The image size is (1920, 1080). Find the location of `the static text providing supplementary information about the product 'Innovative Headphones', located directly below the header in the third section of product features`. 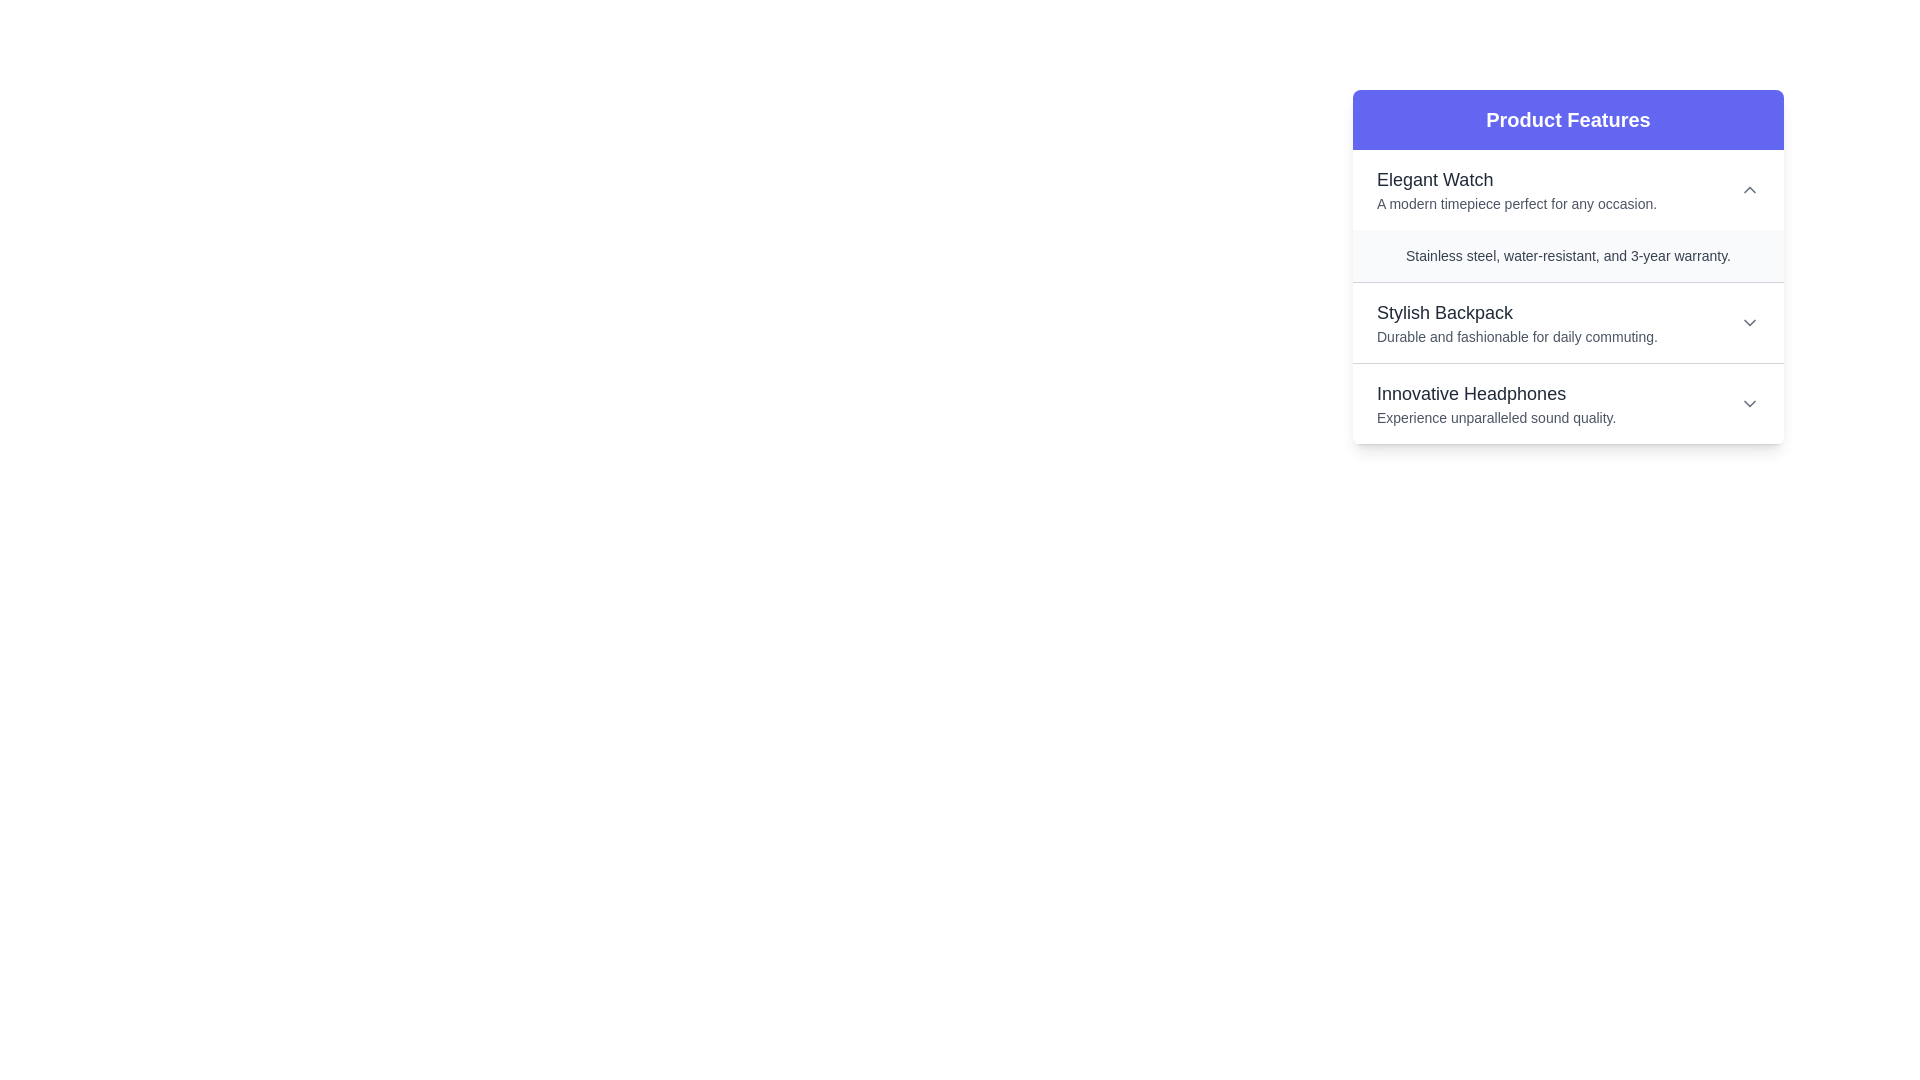

the static text providing supplementary information about the product 'Innovative Headphones', located directly below the header in the third section of product features is located at coordinates (1496, 416).